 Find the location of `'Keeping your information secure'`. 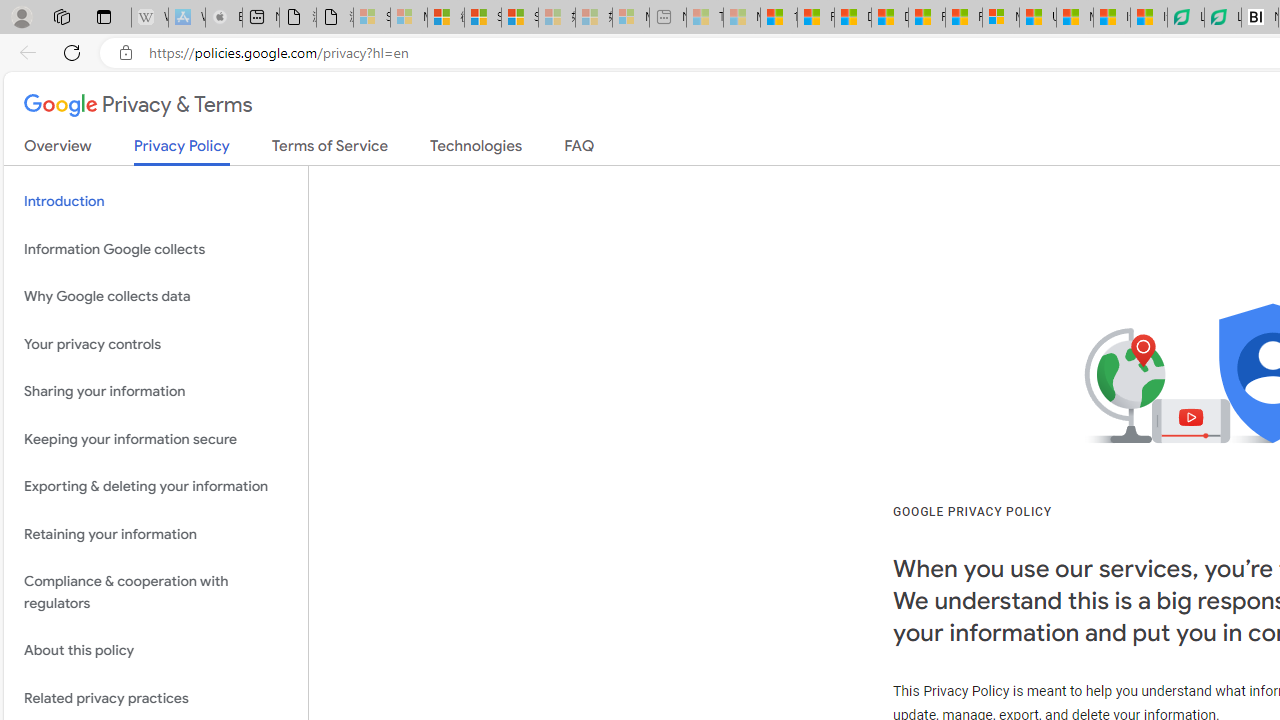

'Keeping your information secure' is located at coordinates (155, 438).